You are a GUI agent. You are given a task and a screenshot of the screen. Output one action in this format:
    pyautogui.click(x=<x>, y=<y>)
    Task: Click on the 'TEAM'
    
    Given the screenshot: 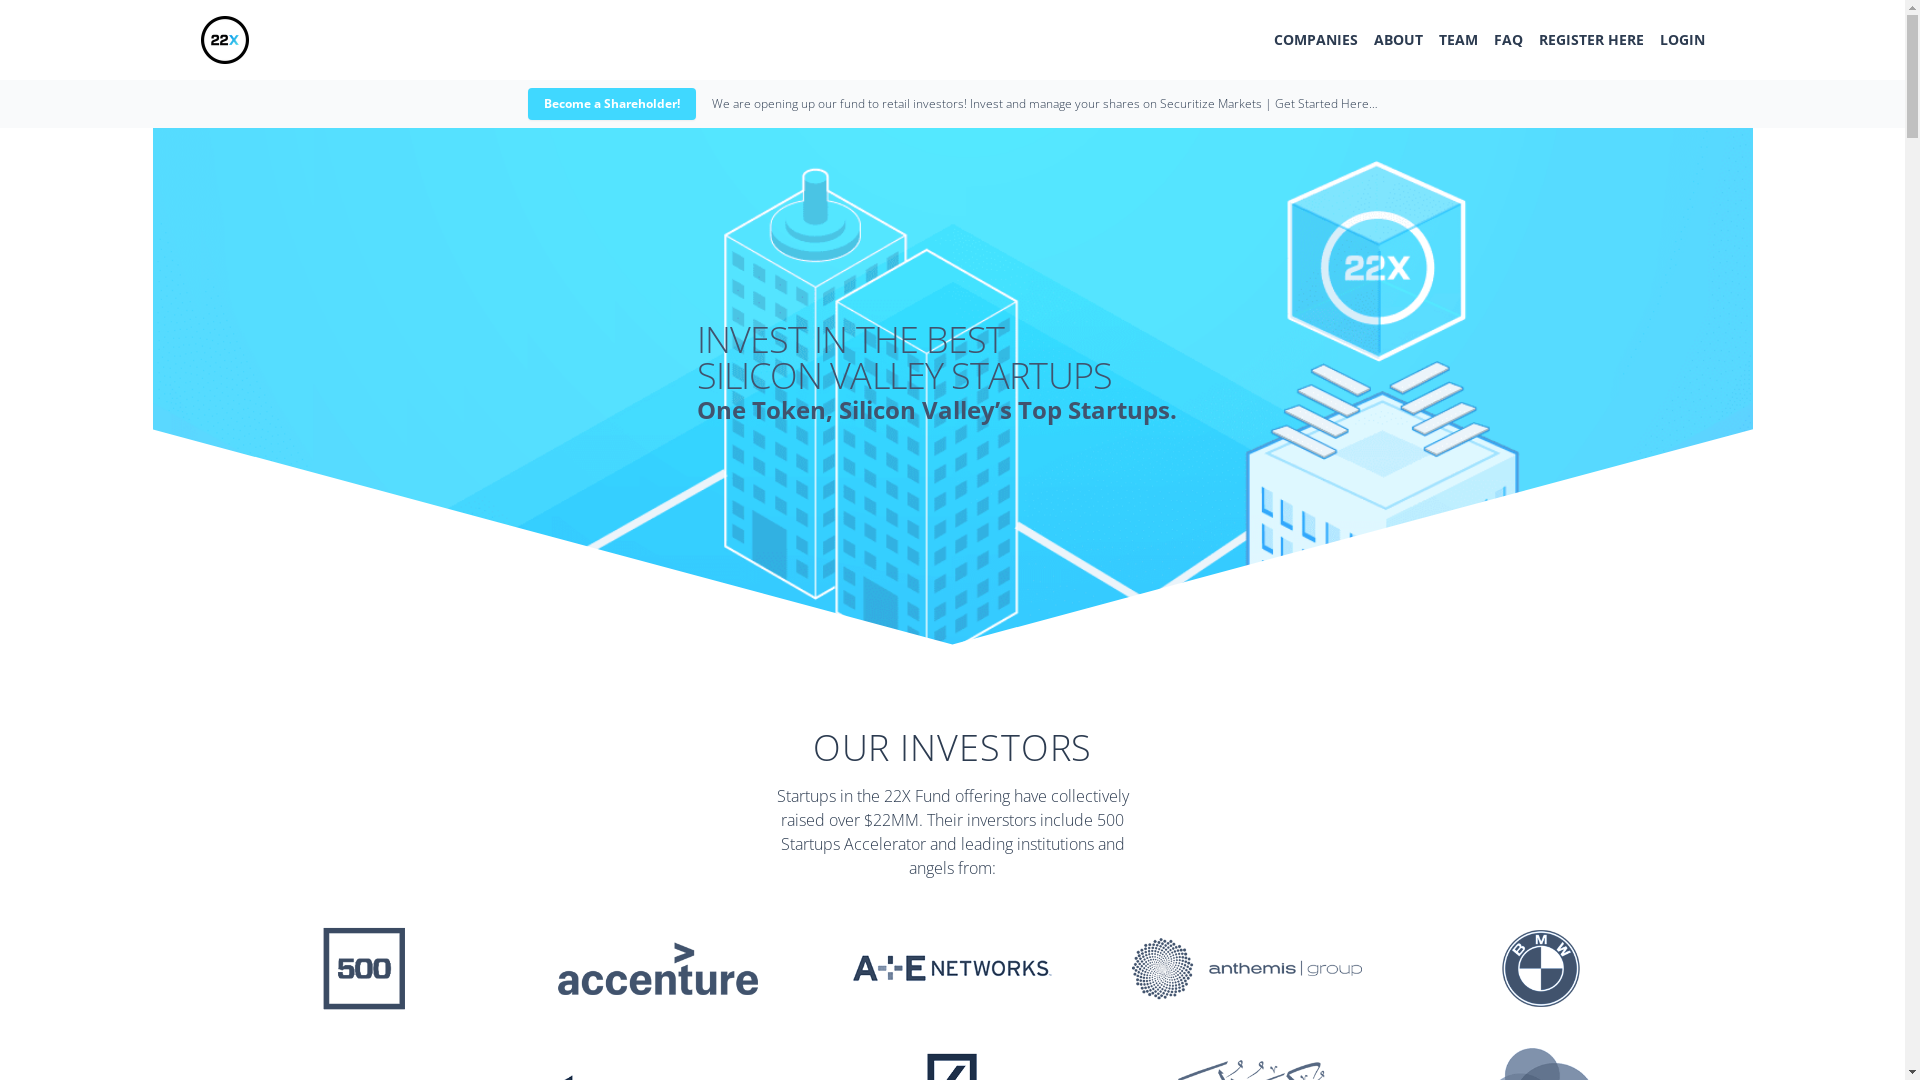 What is the action you would take?
    pyautogui.click(x=1457, y=39)
    